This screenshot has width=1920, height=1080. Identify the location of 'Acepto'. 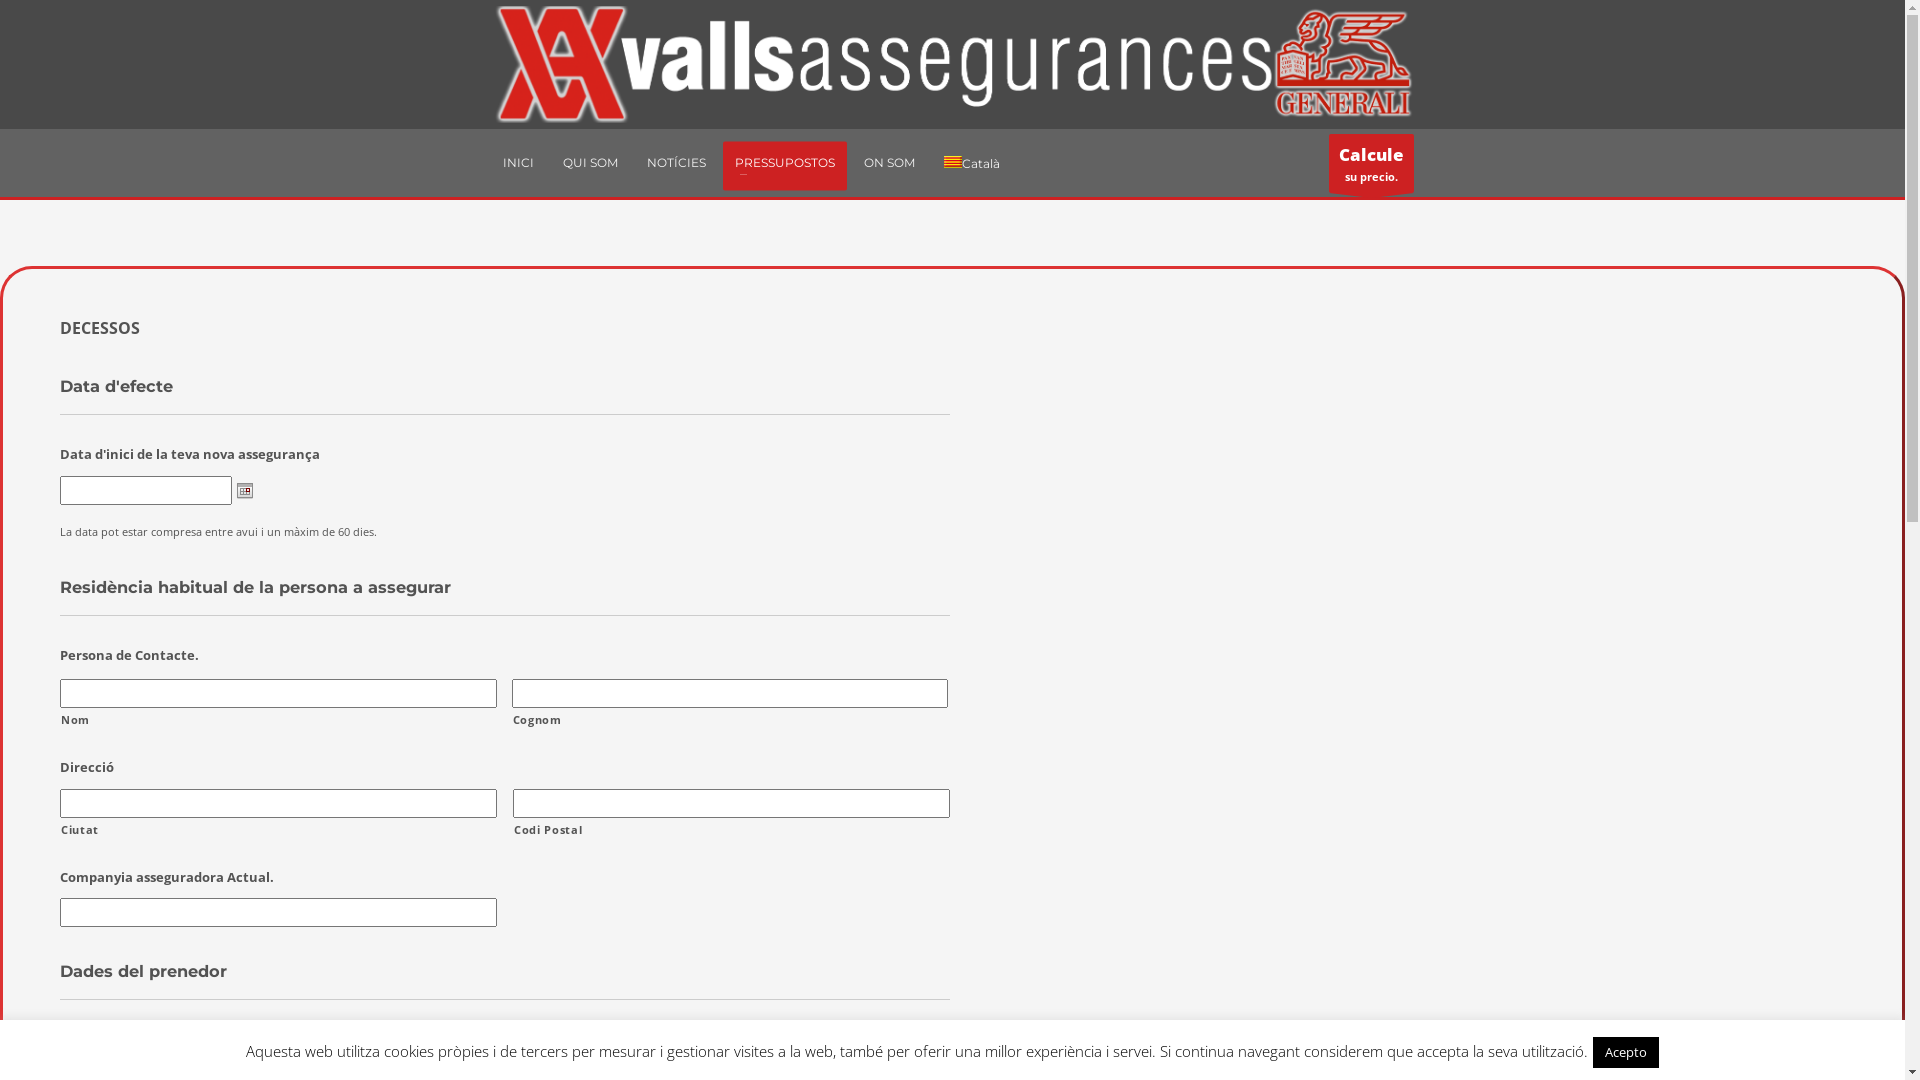
(1626, 1051).